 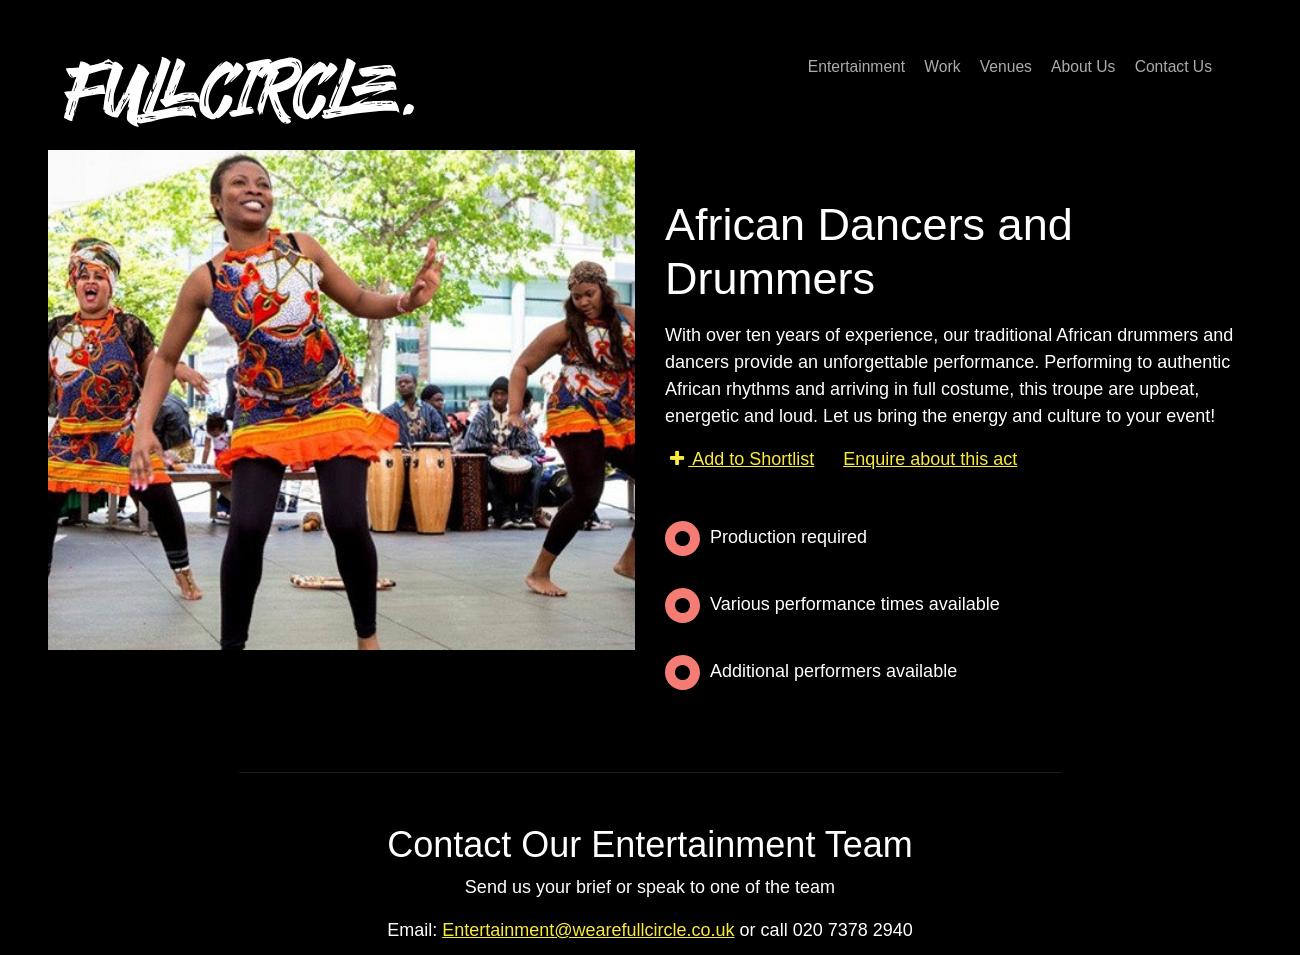 I want to click on 'Add to Shortlist', so click(x=751, y=457).